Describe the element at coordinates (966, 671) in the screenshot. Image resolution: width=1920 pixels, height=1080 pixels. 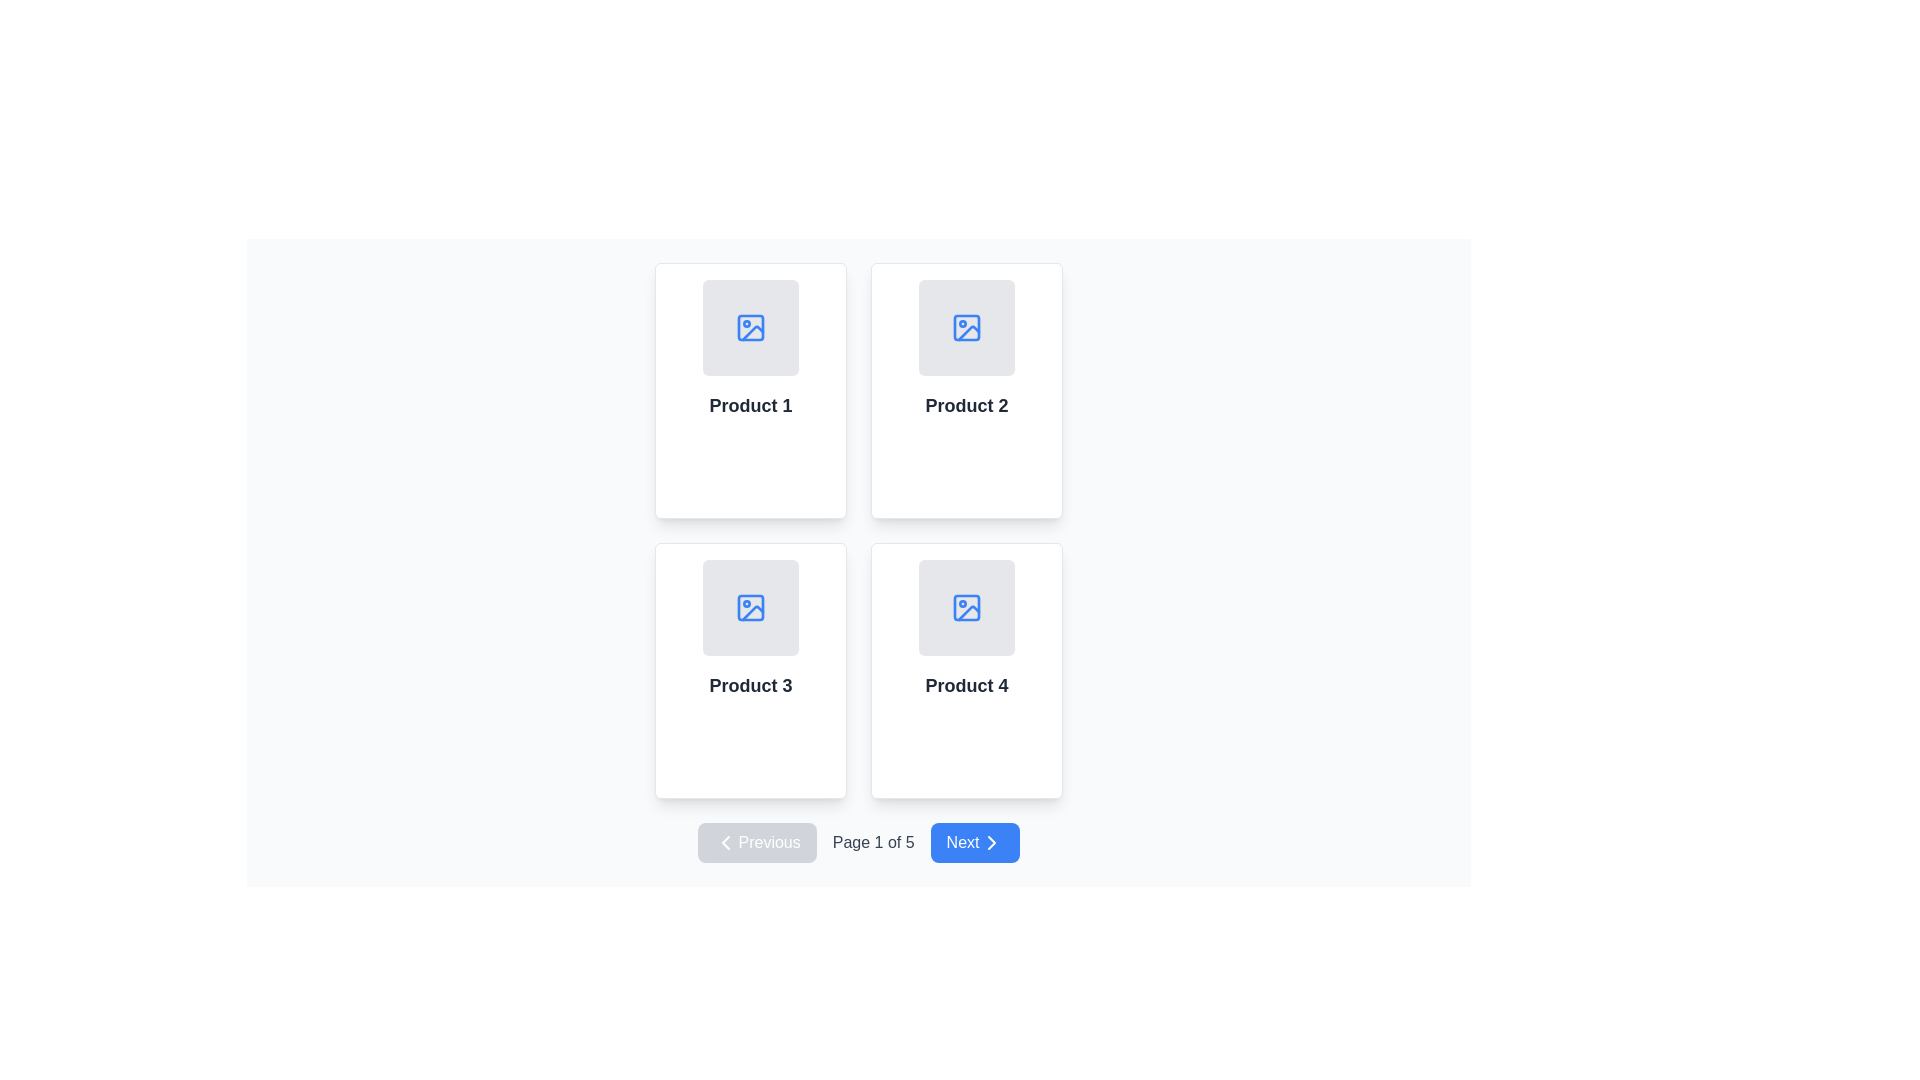
I see `the product card representing 'Product 4', located in the second column and second row of a 2x2 grid layout` at that location.